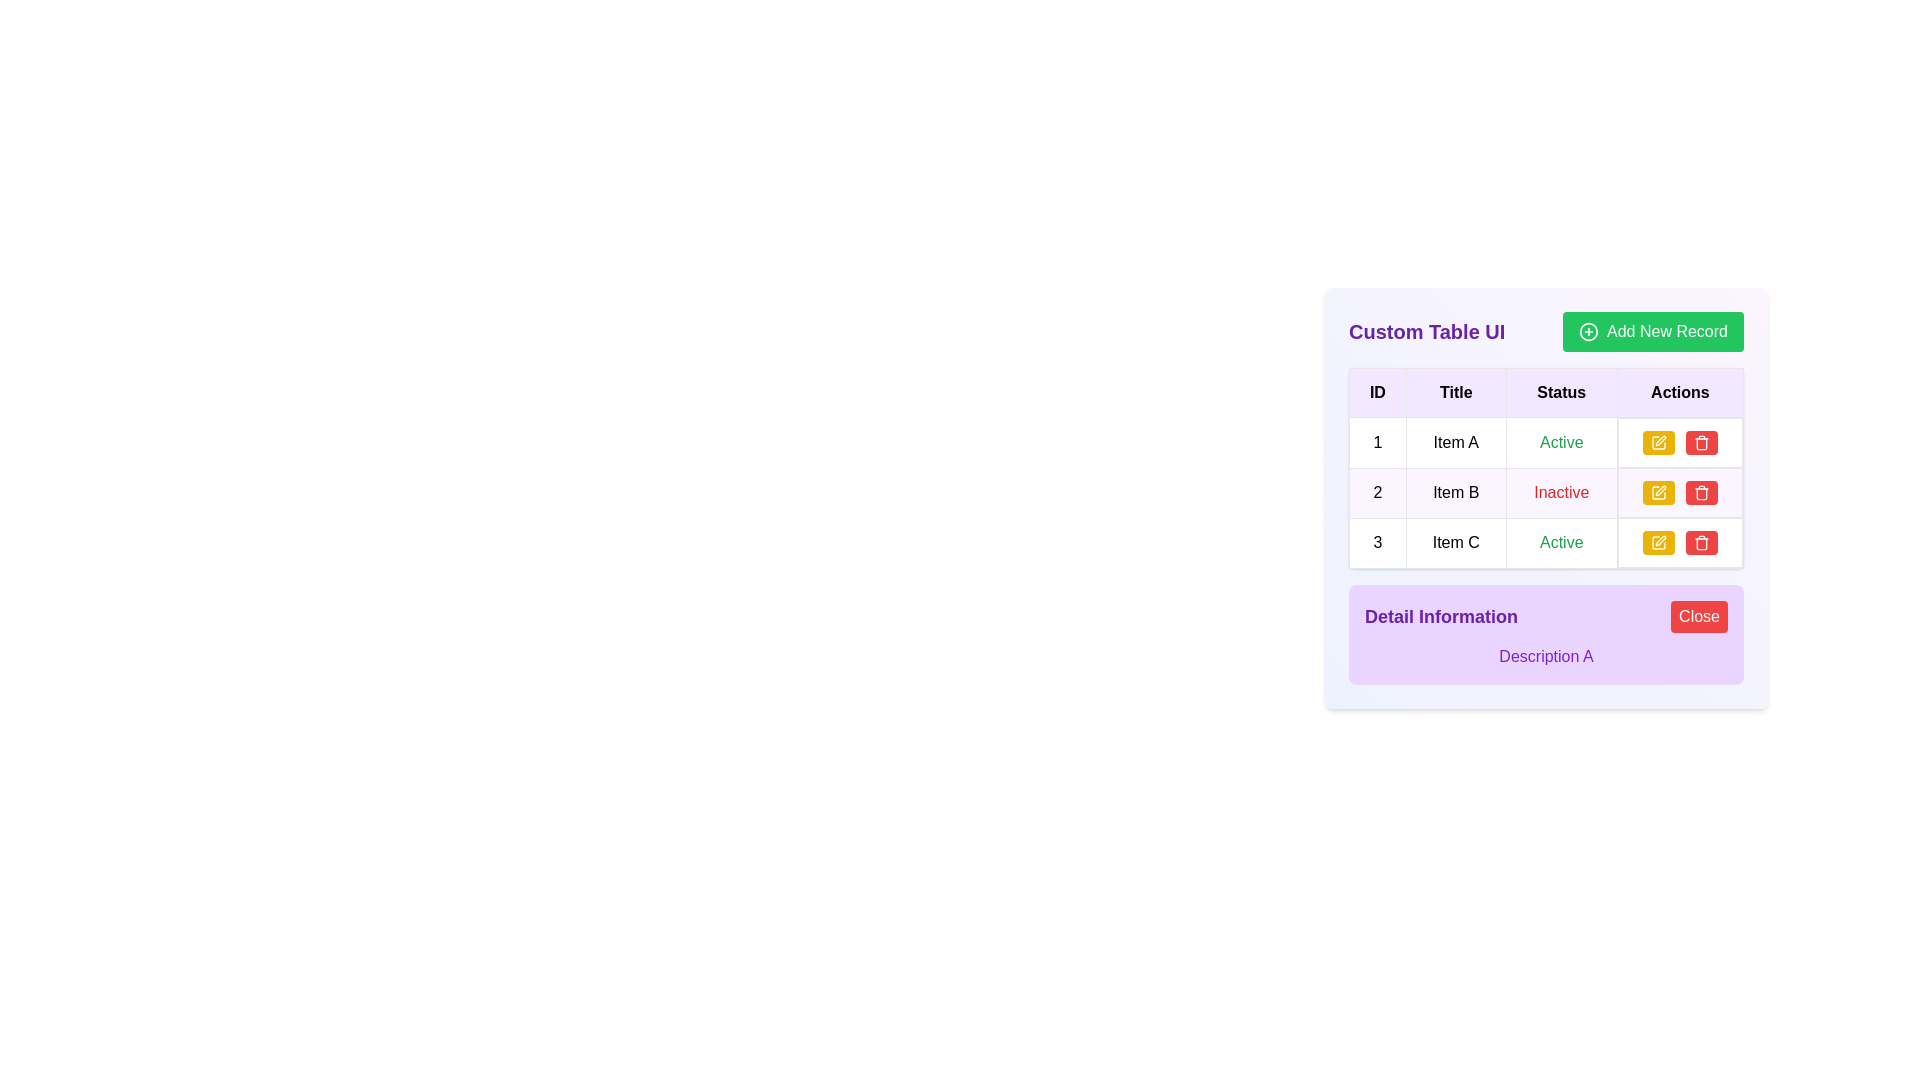 This screenshot has height=1080, width=1920. Describe the element at coordinates (1587, 330) in the screenshot. I see `the green circular '+' icon located to the left of the 'Add New Record' button in the top-right corner of the purple interface section to observe visual feedback changes` at that location.